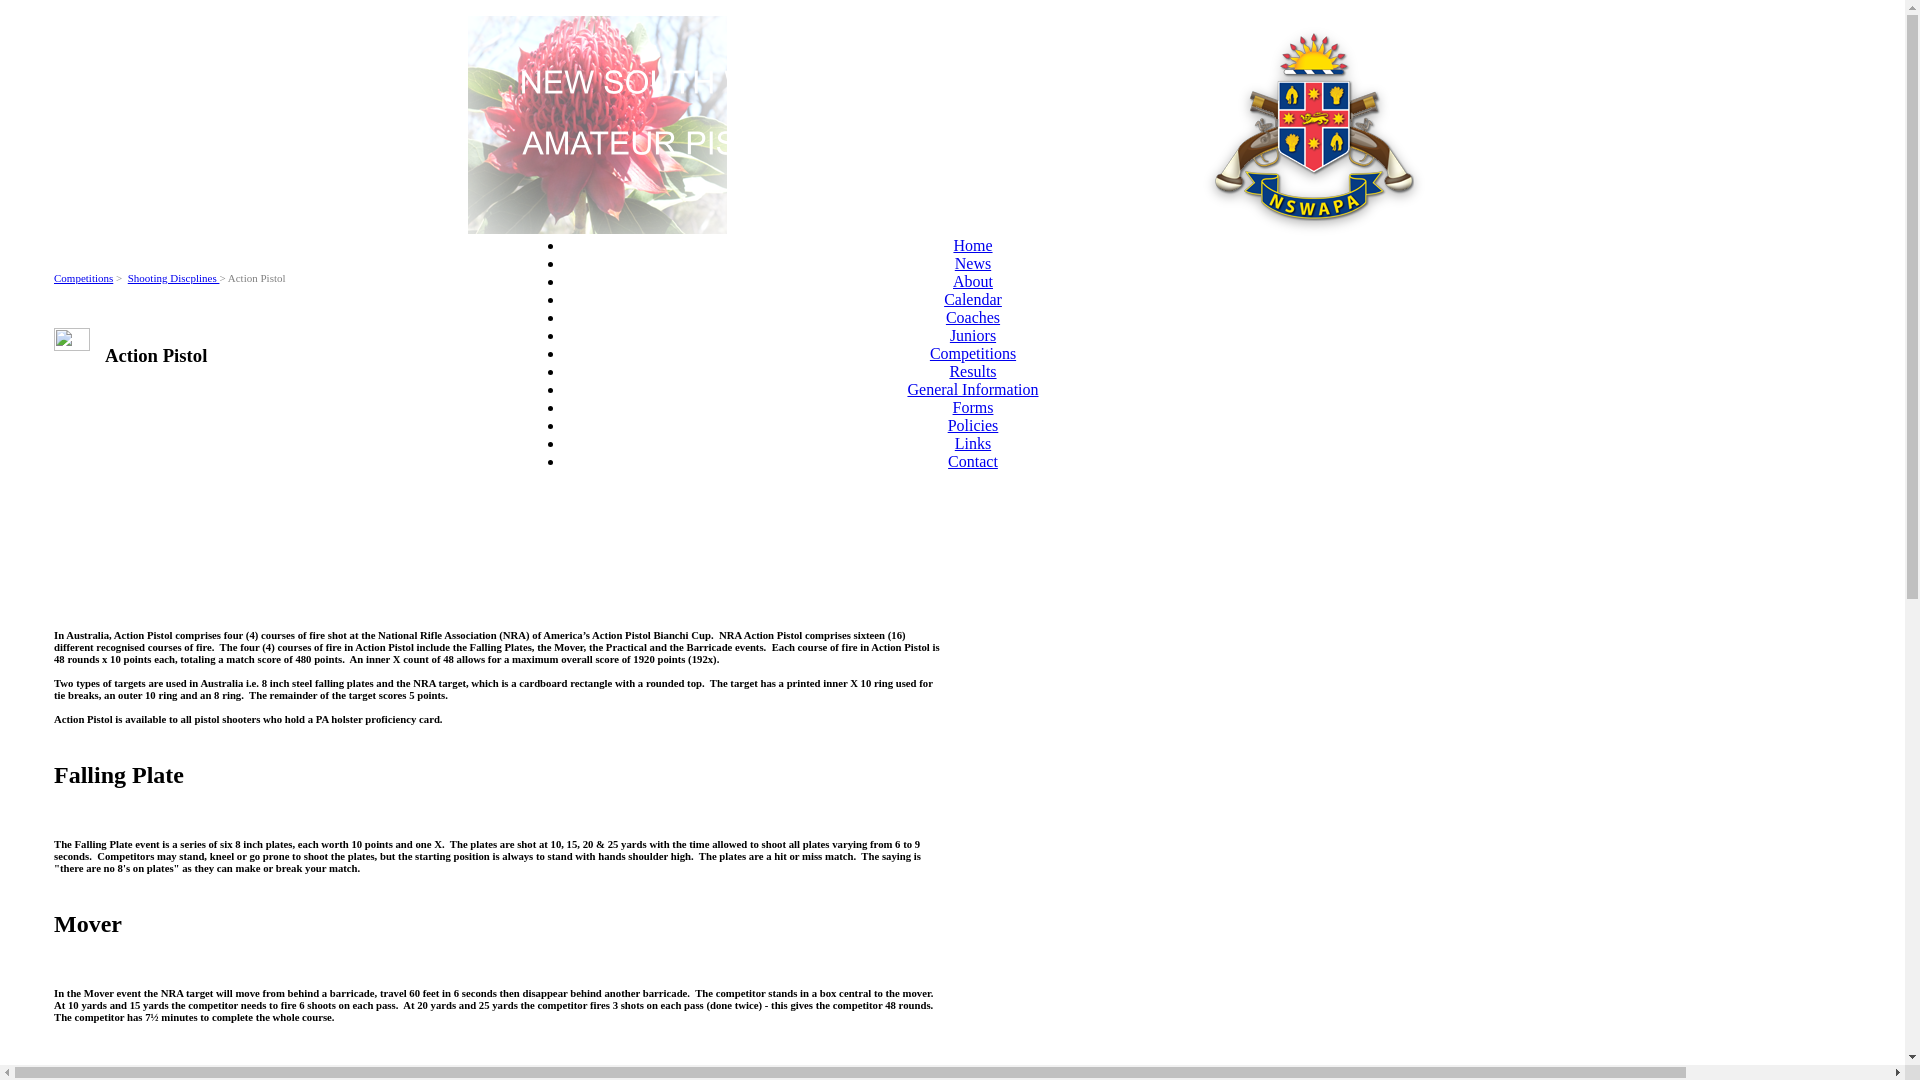 The image size is (1920, 1080). What do you see at coordinates (972, 244) in the screenshot?
I see `'Home'` at bounding box center [972, 244].